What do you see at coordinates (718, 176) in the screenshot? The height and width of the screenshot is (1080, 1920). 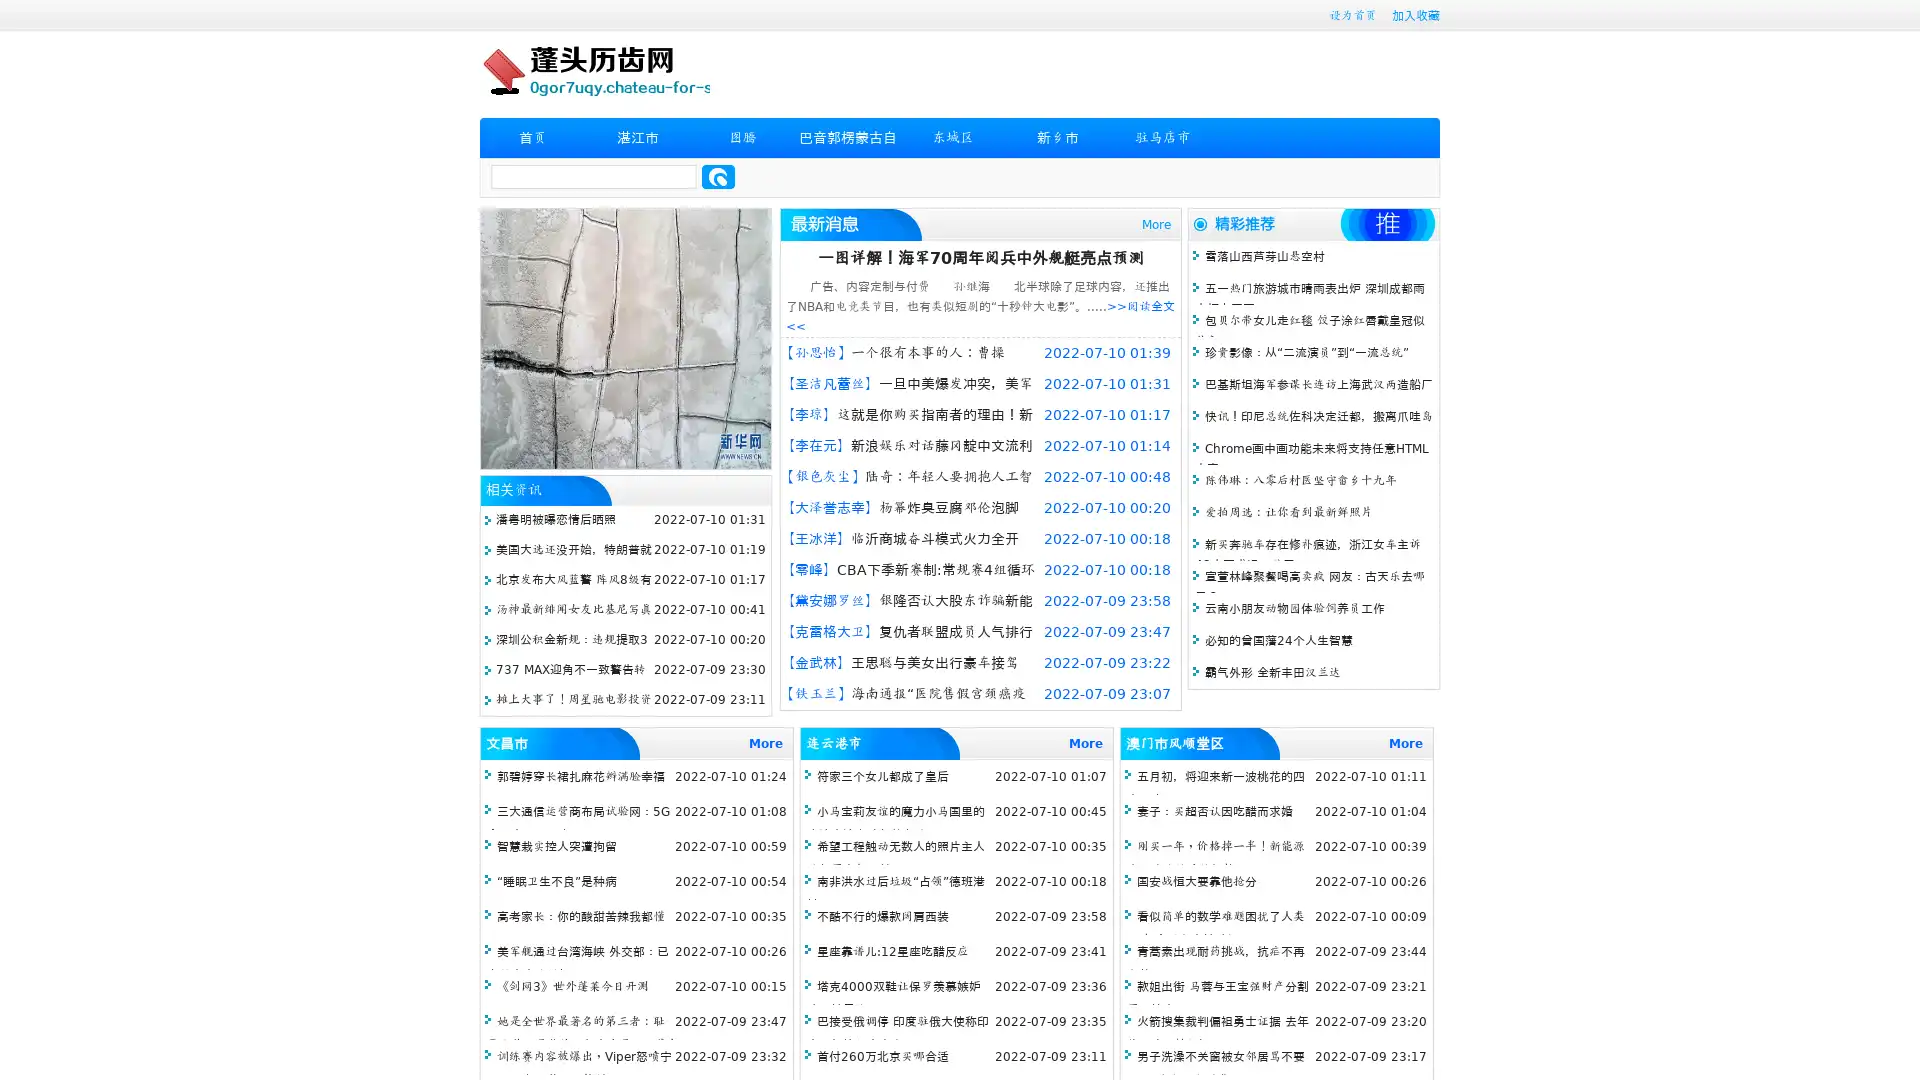 I see `Search` at bounding box center [718, 176].